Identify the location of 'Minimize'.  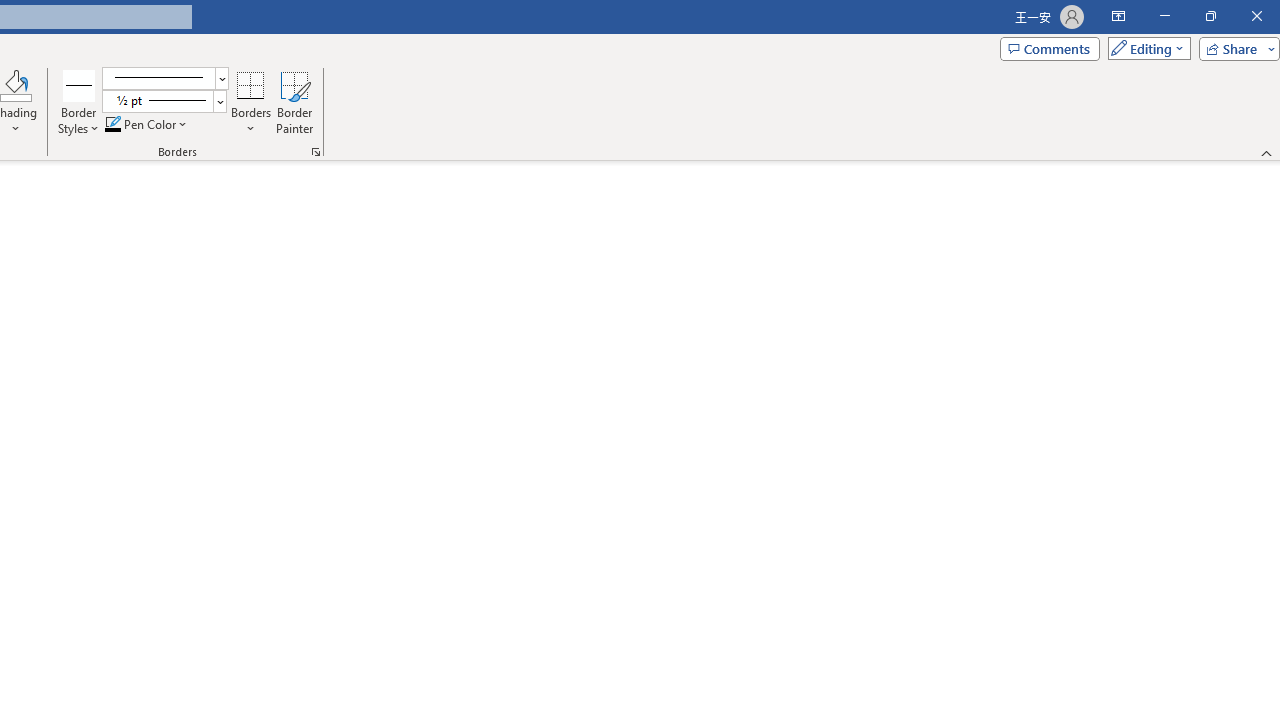
(1164, 16).